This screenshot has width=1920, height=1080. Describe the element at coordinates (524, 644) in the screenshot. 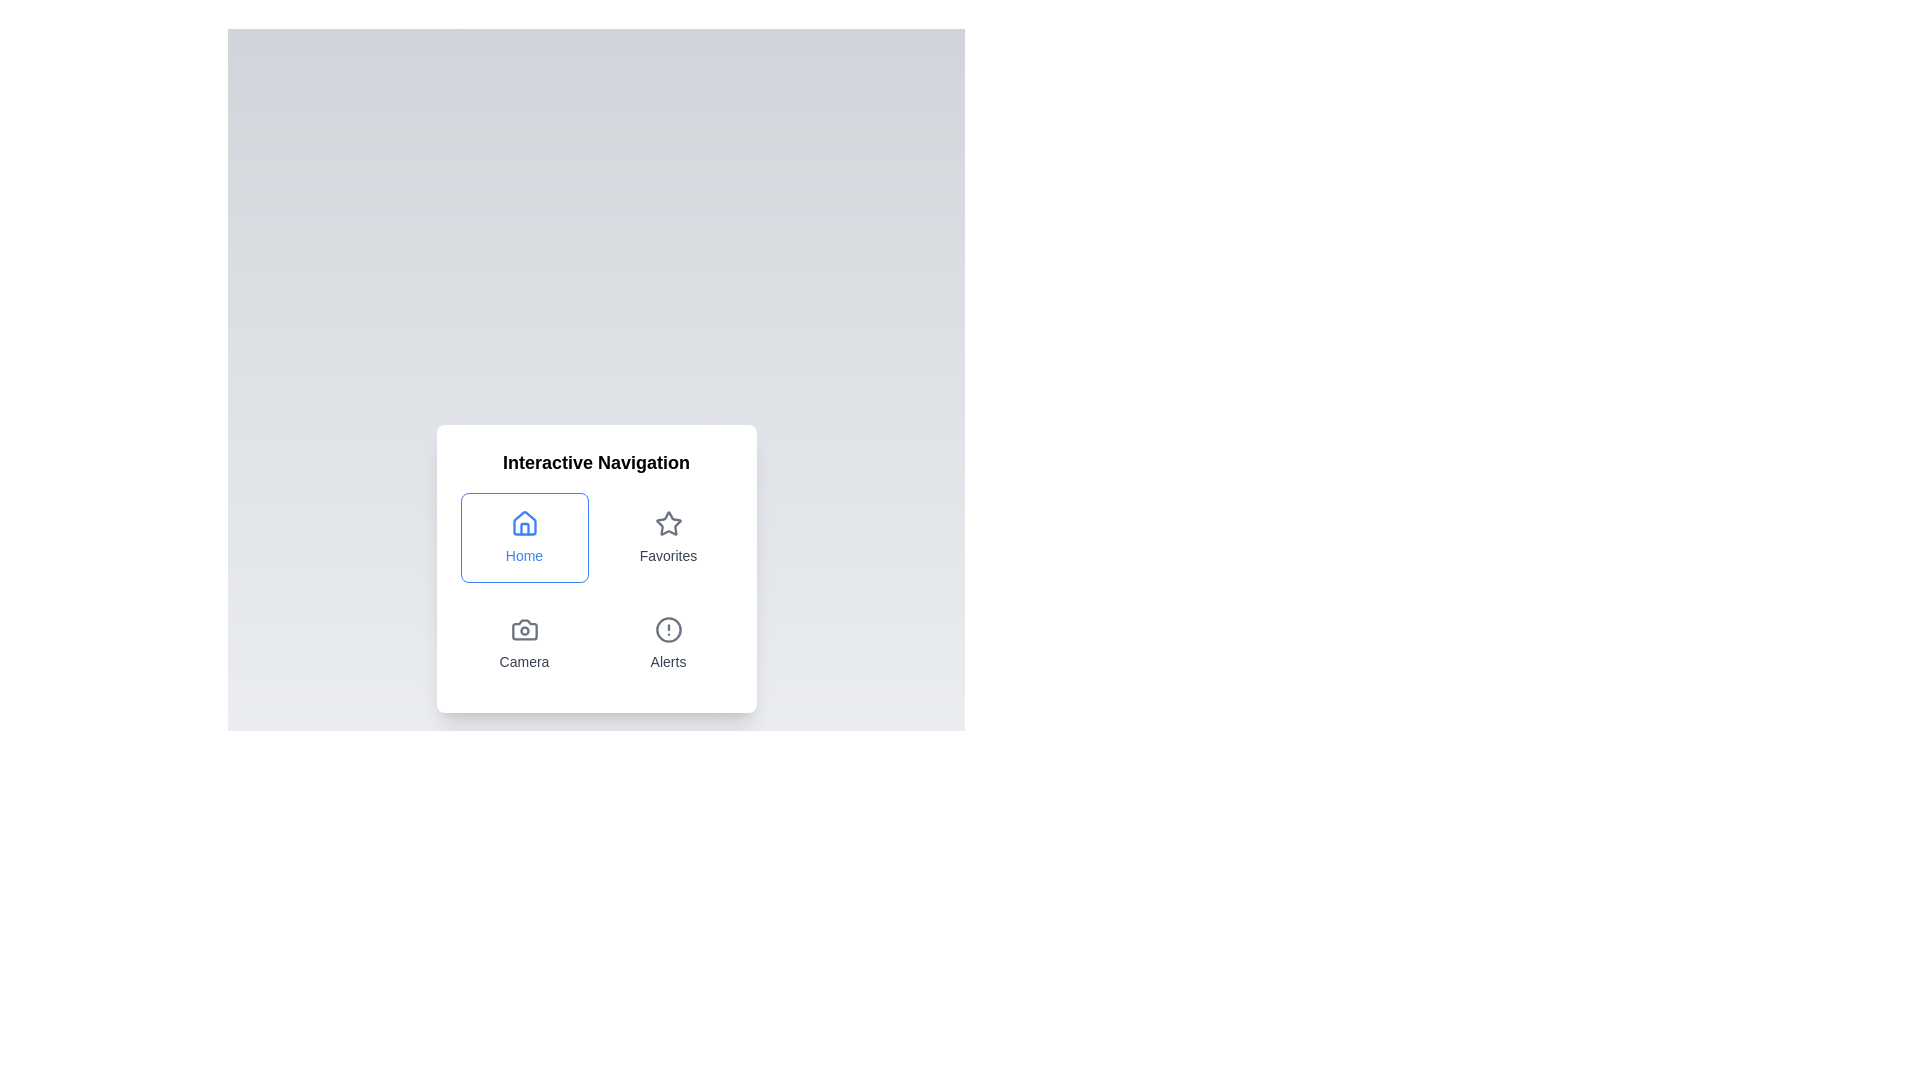

I see `the navigation item corresponding to Camera to activate it` at that location.